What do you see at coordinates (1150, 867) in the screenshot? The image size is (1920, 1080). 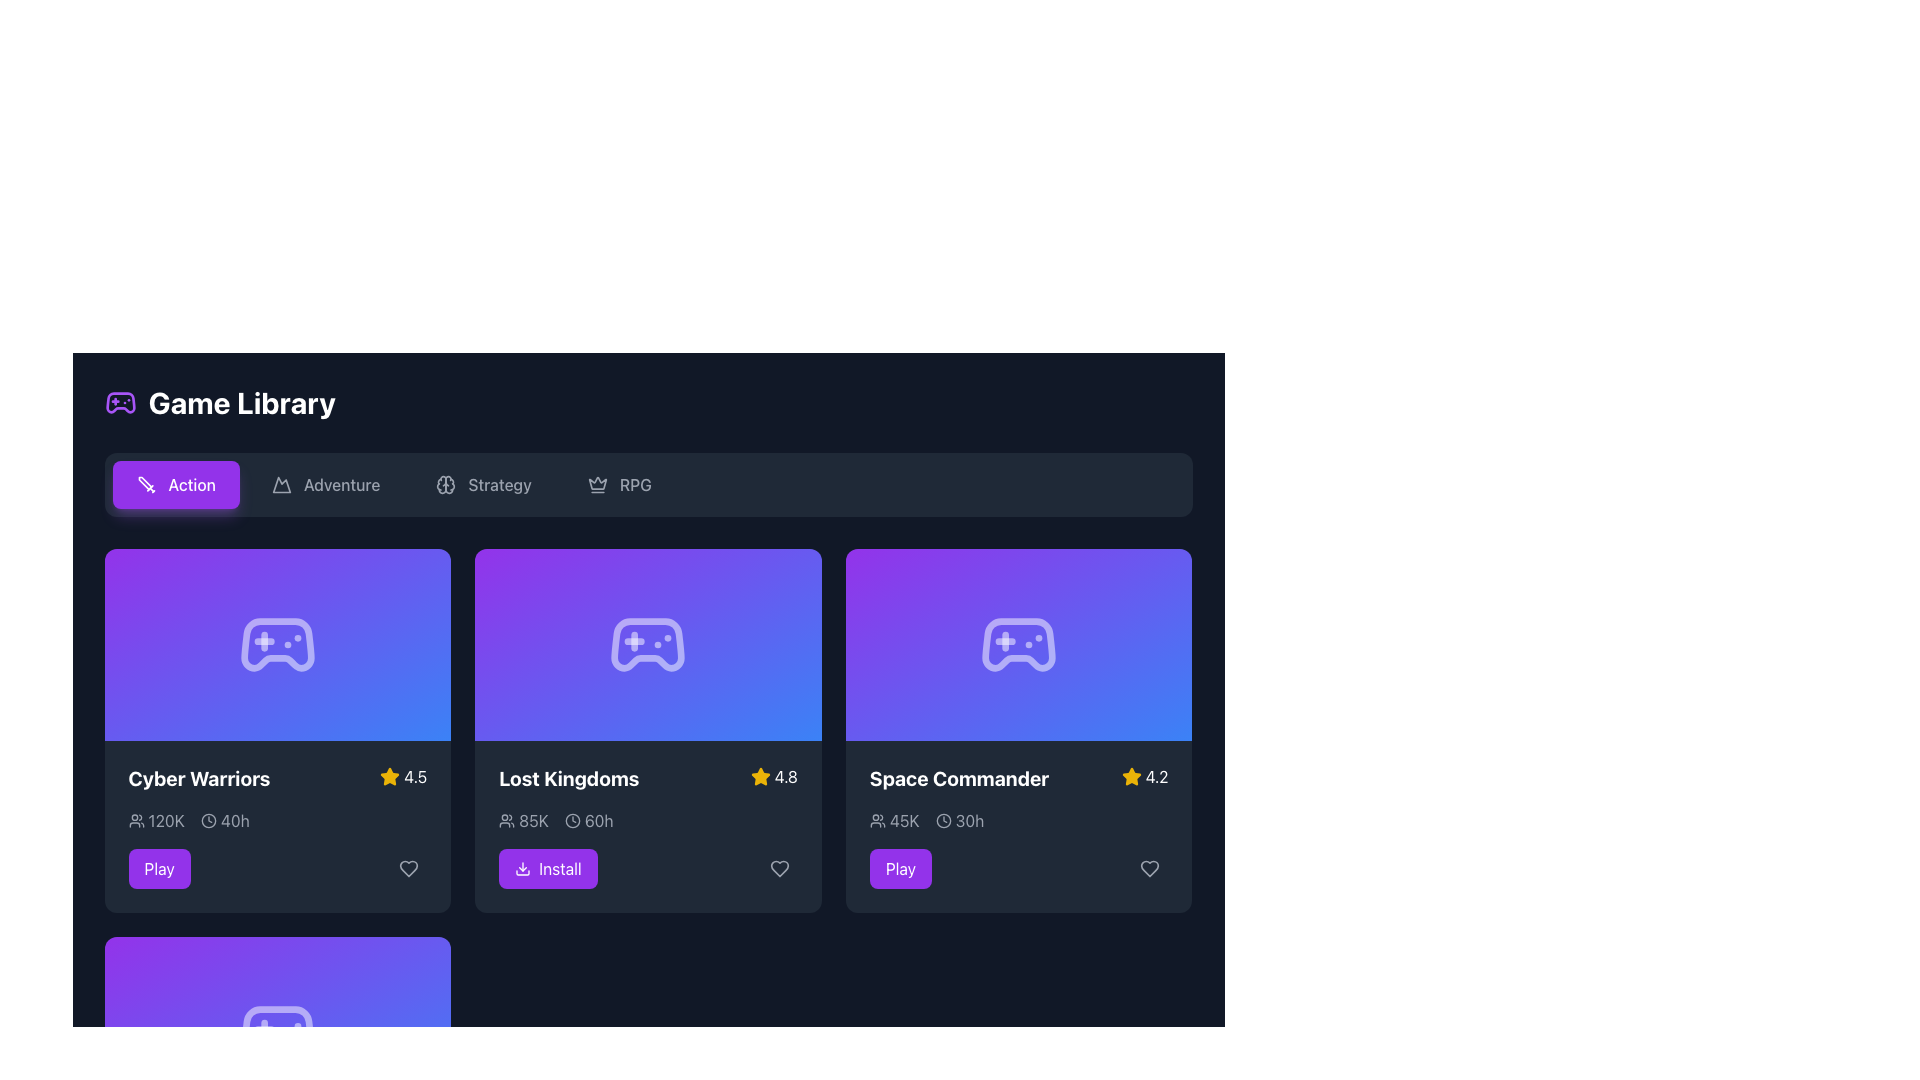 I see `the small heart-shaped outline icon to mark the game 'Space Commander' as a favorite` at bounding box center [1150, 867].